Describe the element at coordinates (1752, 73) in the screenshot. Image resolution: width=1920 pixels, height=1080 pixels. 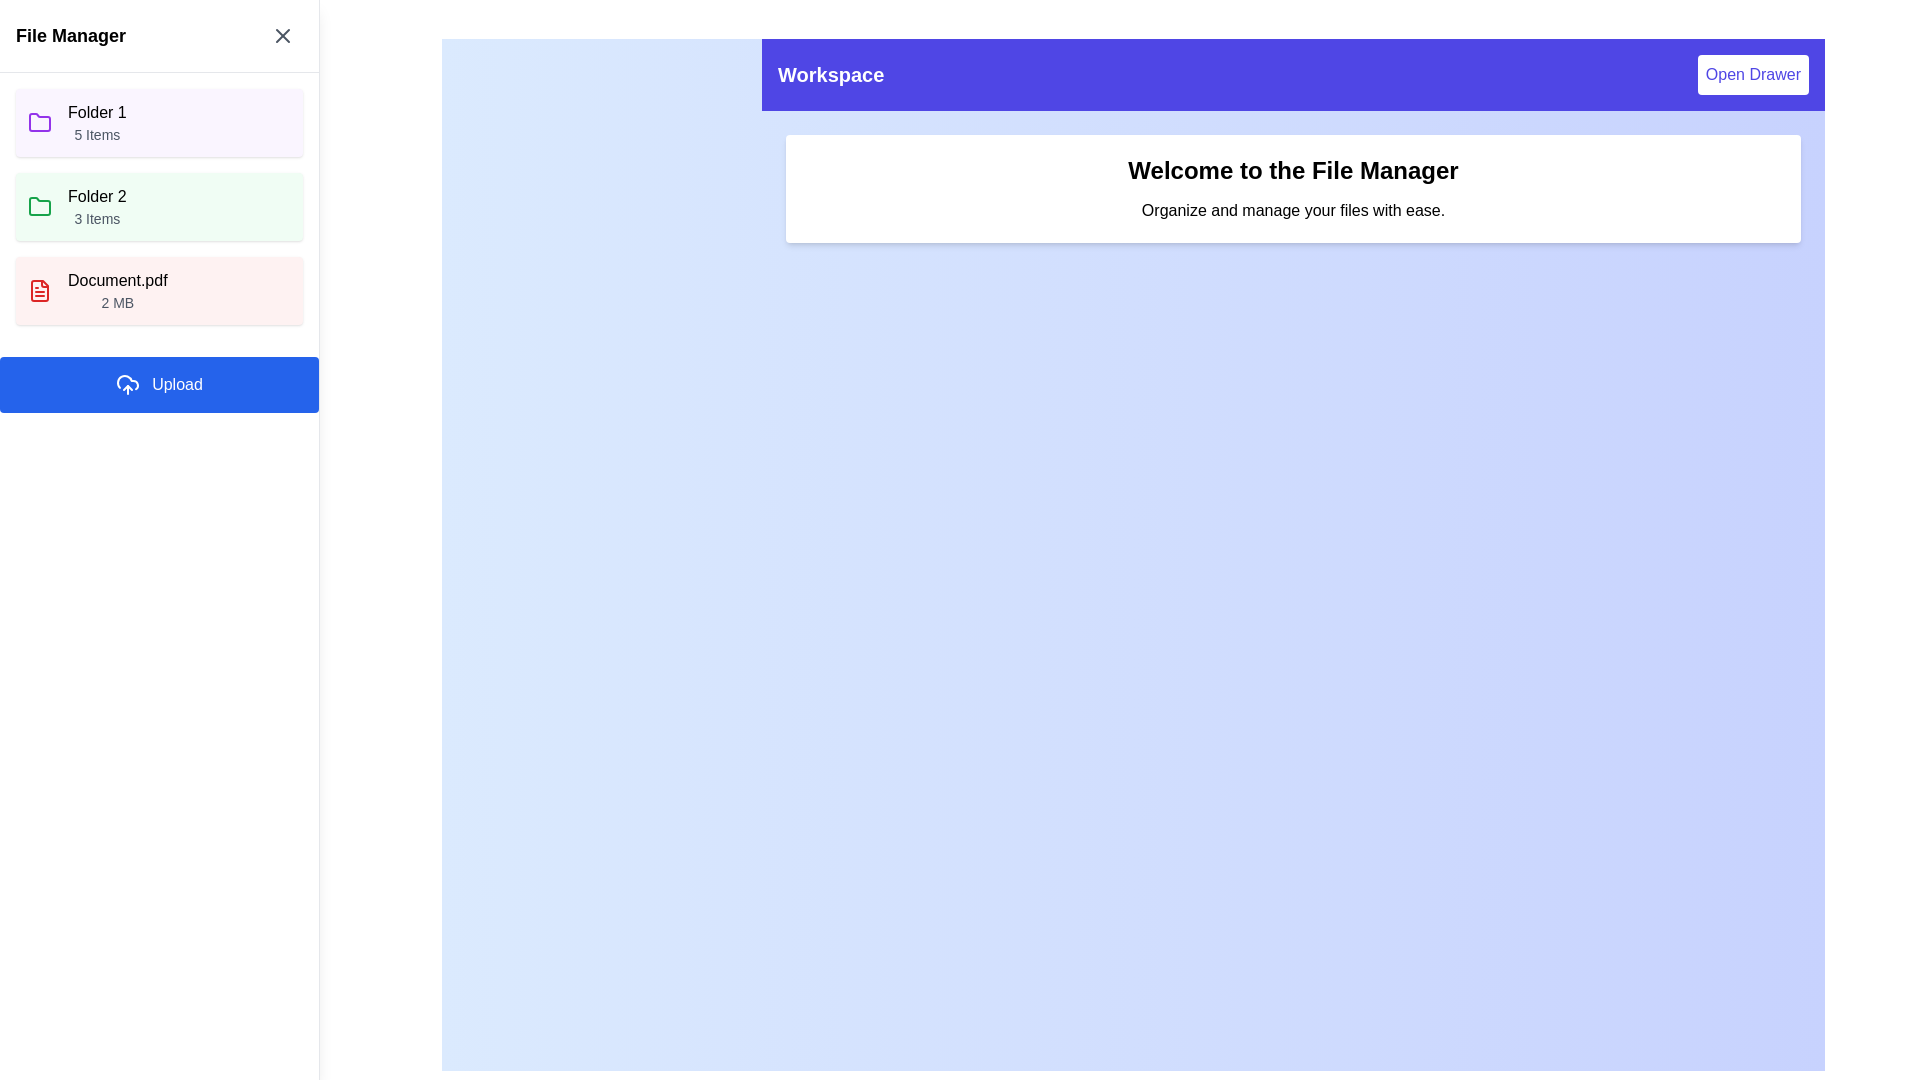
I see `the button located in the top-right corner of the header bar` at that location.